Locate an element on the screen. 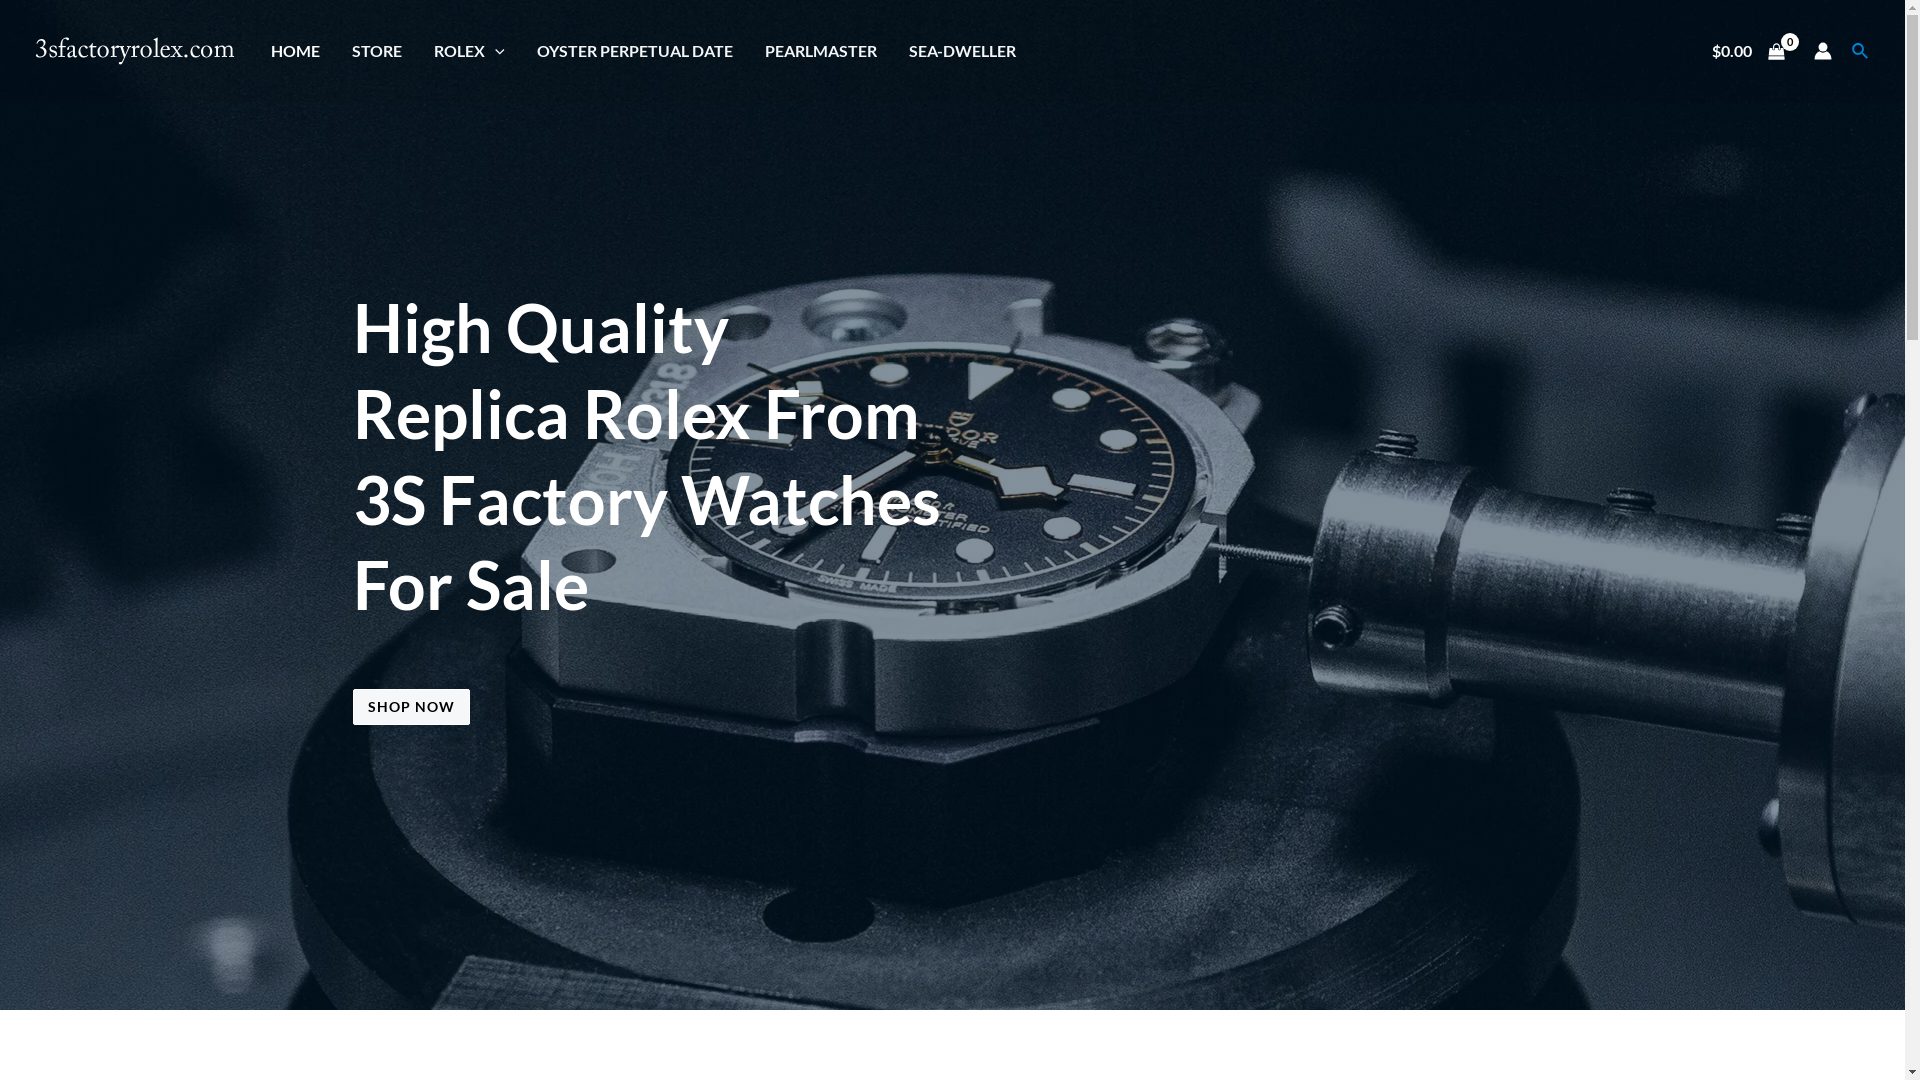 This screenshot has width=1920, height=1080. 'STORE' is located at coordinates (377, 49).